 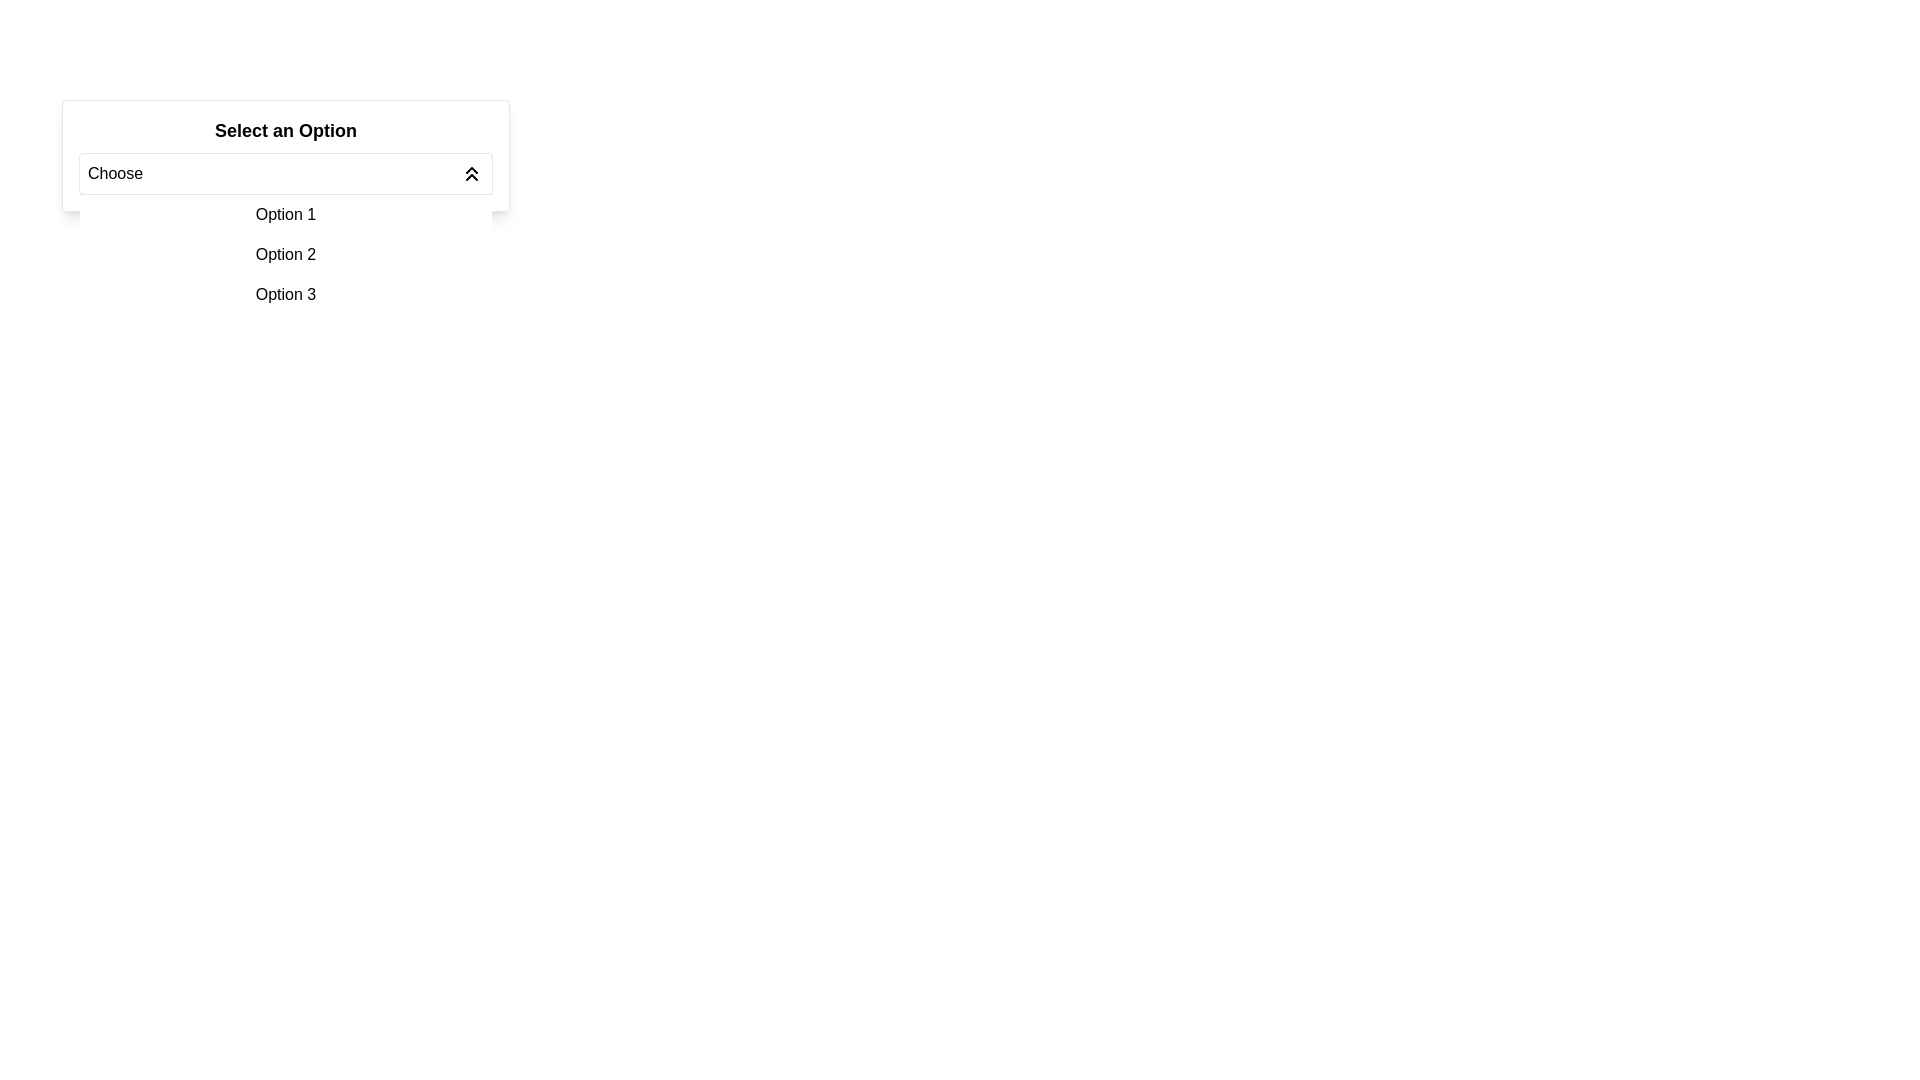 I want to click on the static text label that reads 'Select an Option', which is styled with a moderately large font size, bold styling, and black color, located above the dropdown button labeled 'Choose', so click(x=285, y=131).